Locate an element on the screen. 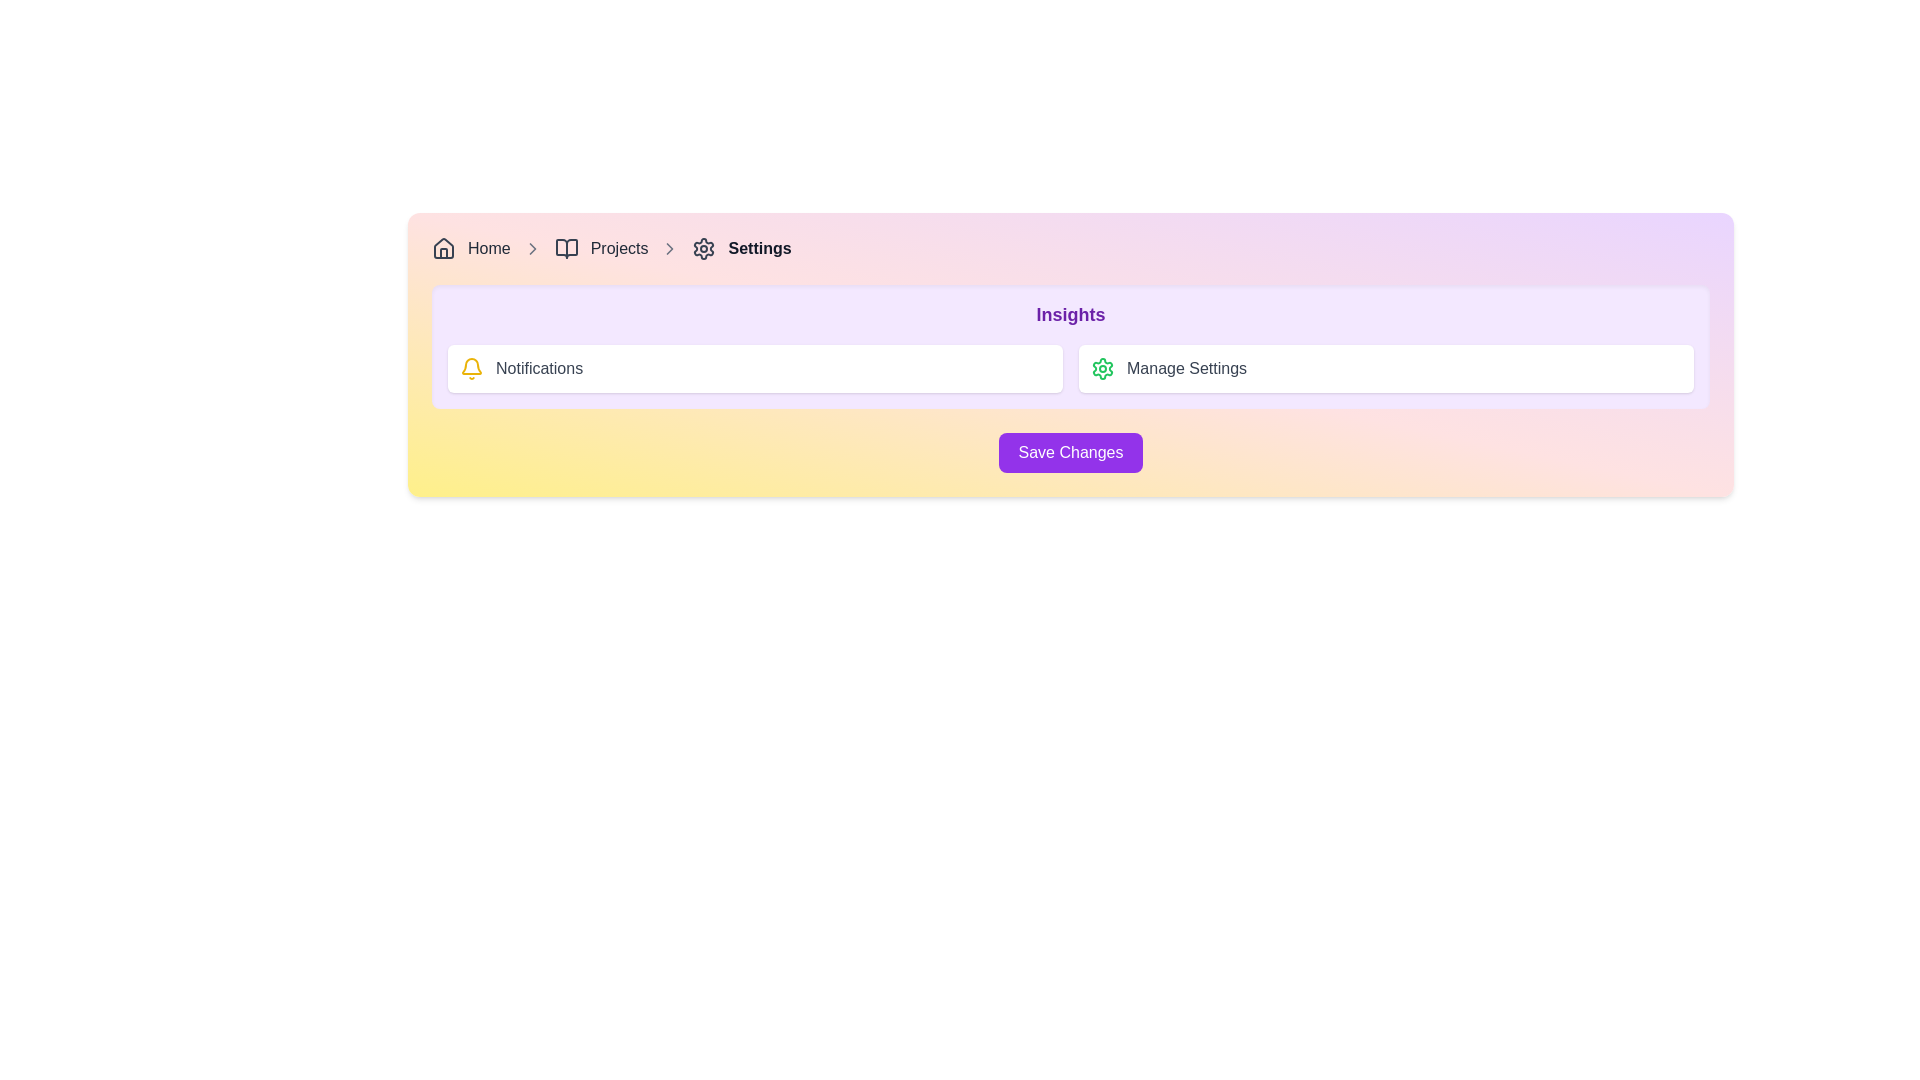  the settings management button located in the second column of the grid layout, next to the Notifications component is located at coordinates (1385, 369).